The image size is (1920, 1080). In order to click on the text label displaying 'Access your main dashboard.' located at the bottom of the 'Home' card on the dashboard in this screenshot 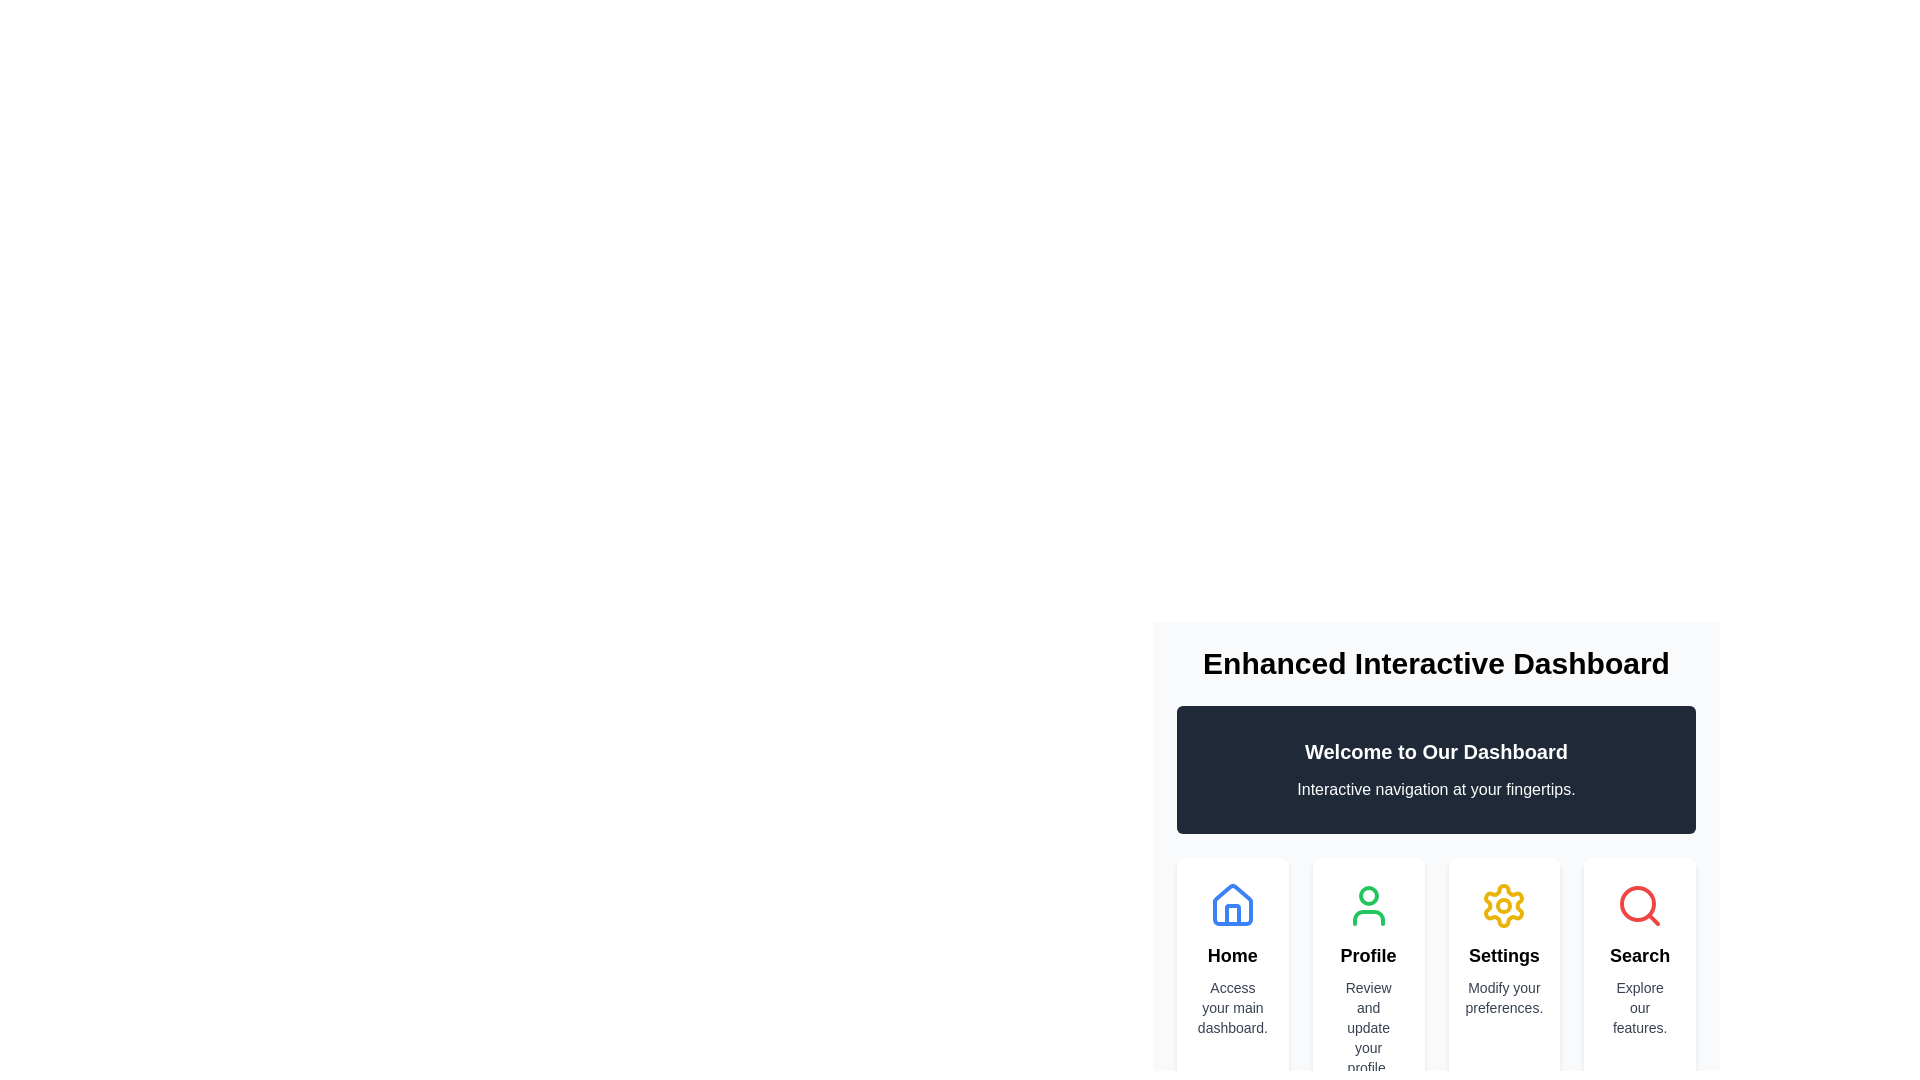, I will do `click(1231, 1007)`.